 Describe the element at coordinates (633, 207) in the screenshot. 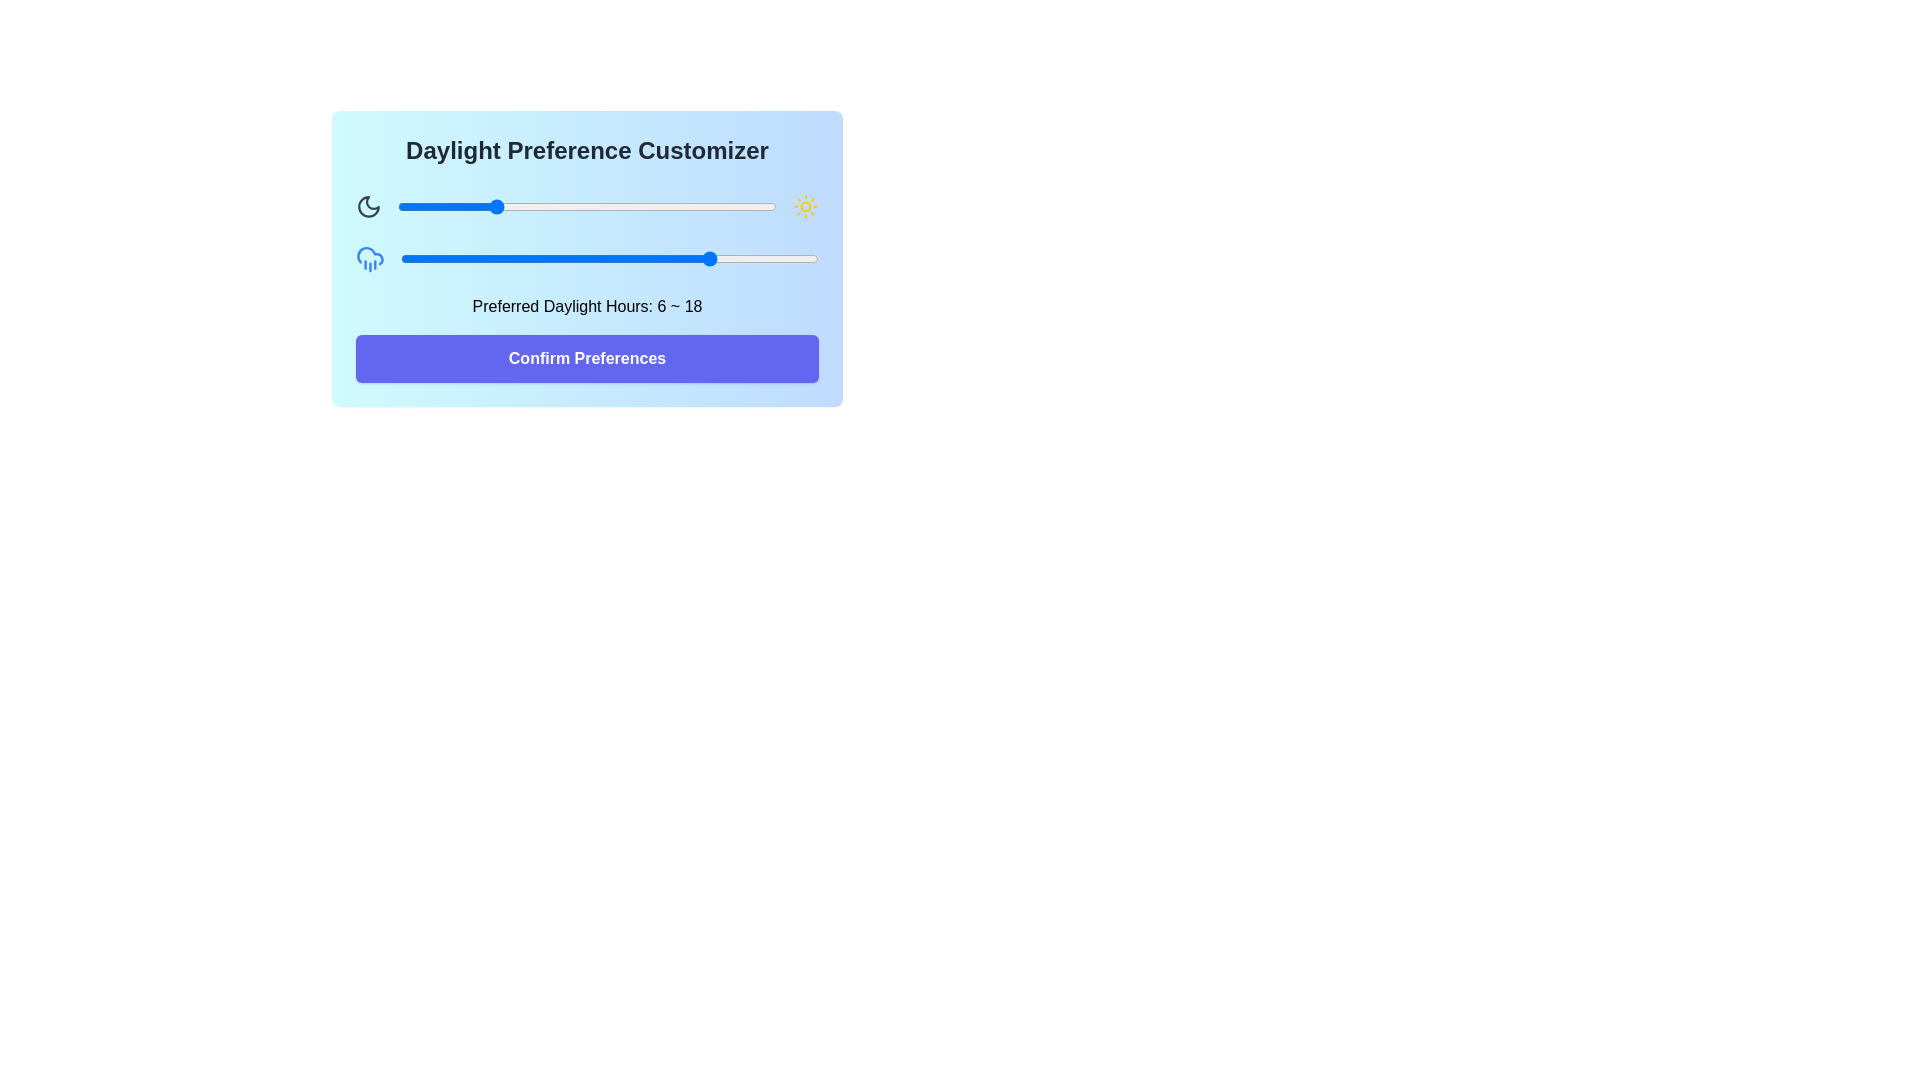

I see `the daylight hours` at that location.